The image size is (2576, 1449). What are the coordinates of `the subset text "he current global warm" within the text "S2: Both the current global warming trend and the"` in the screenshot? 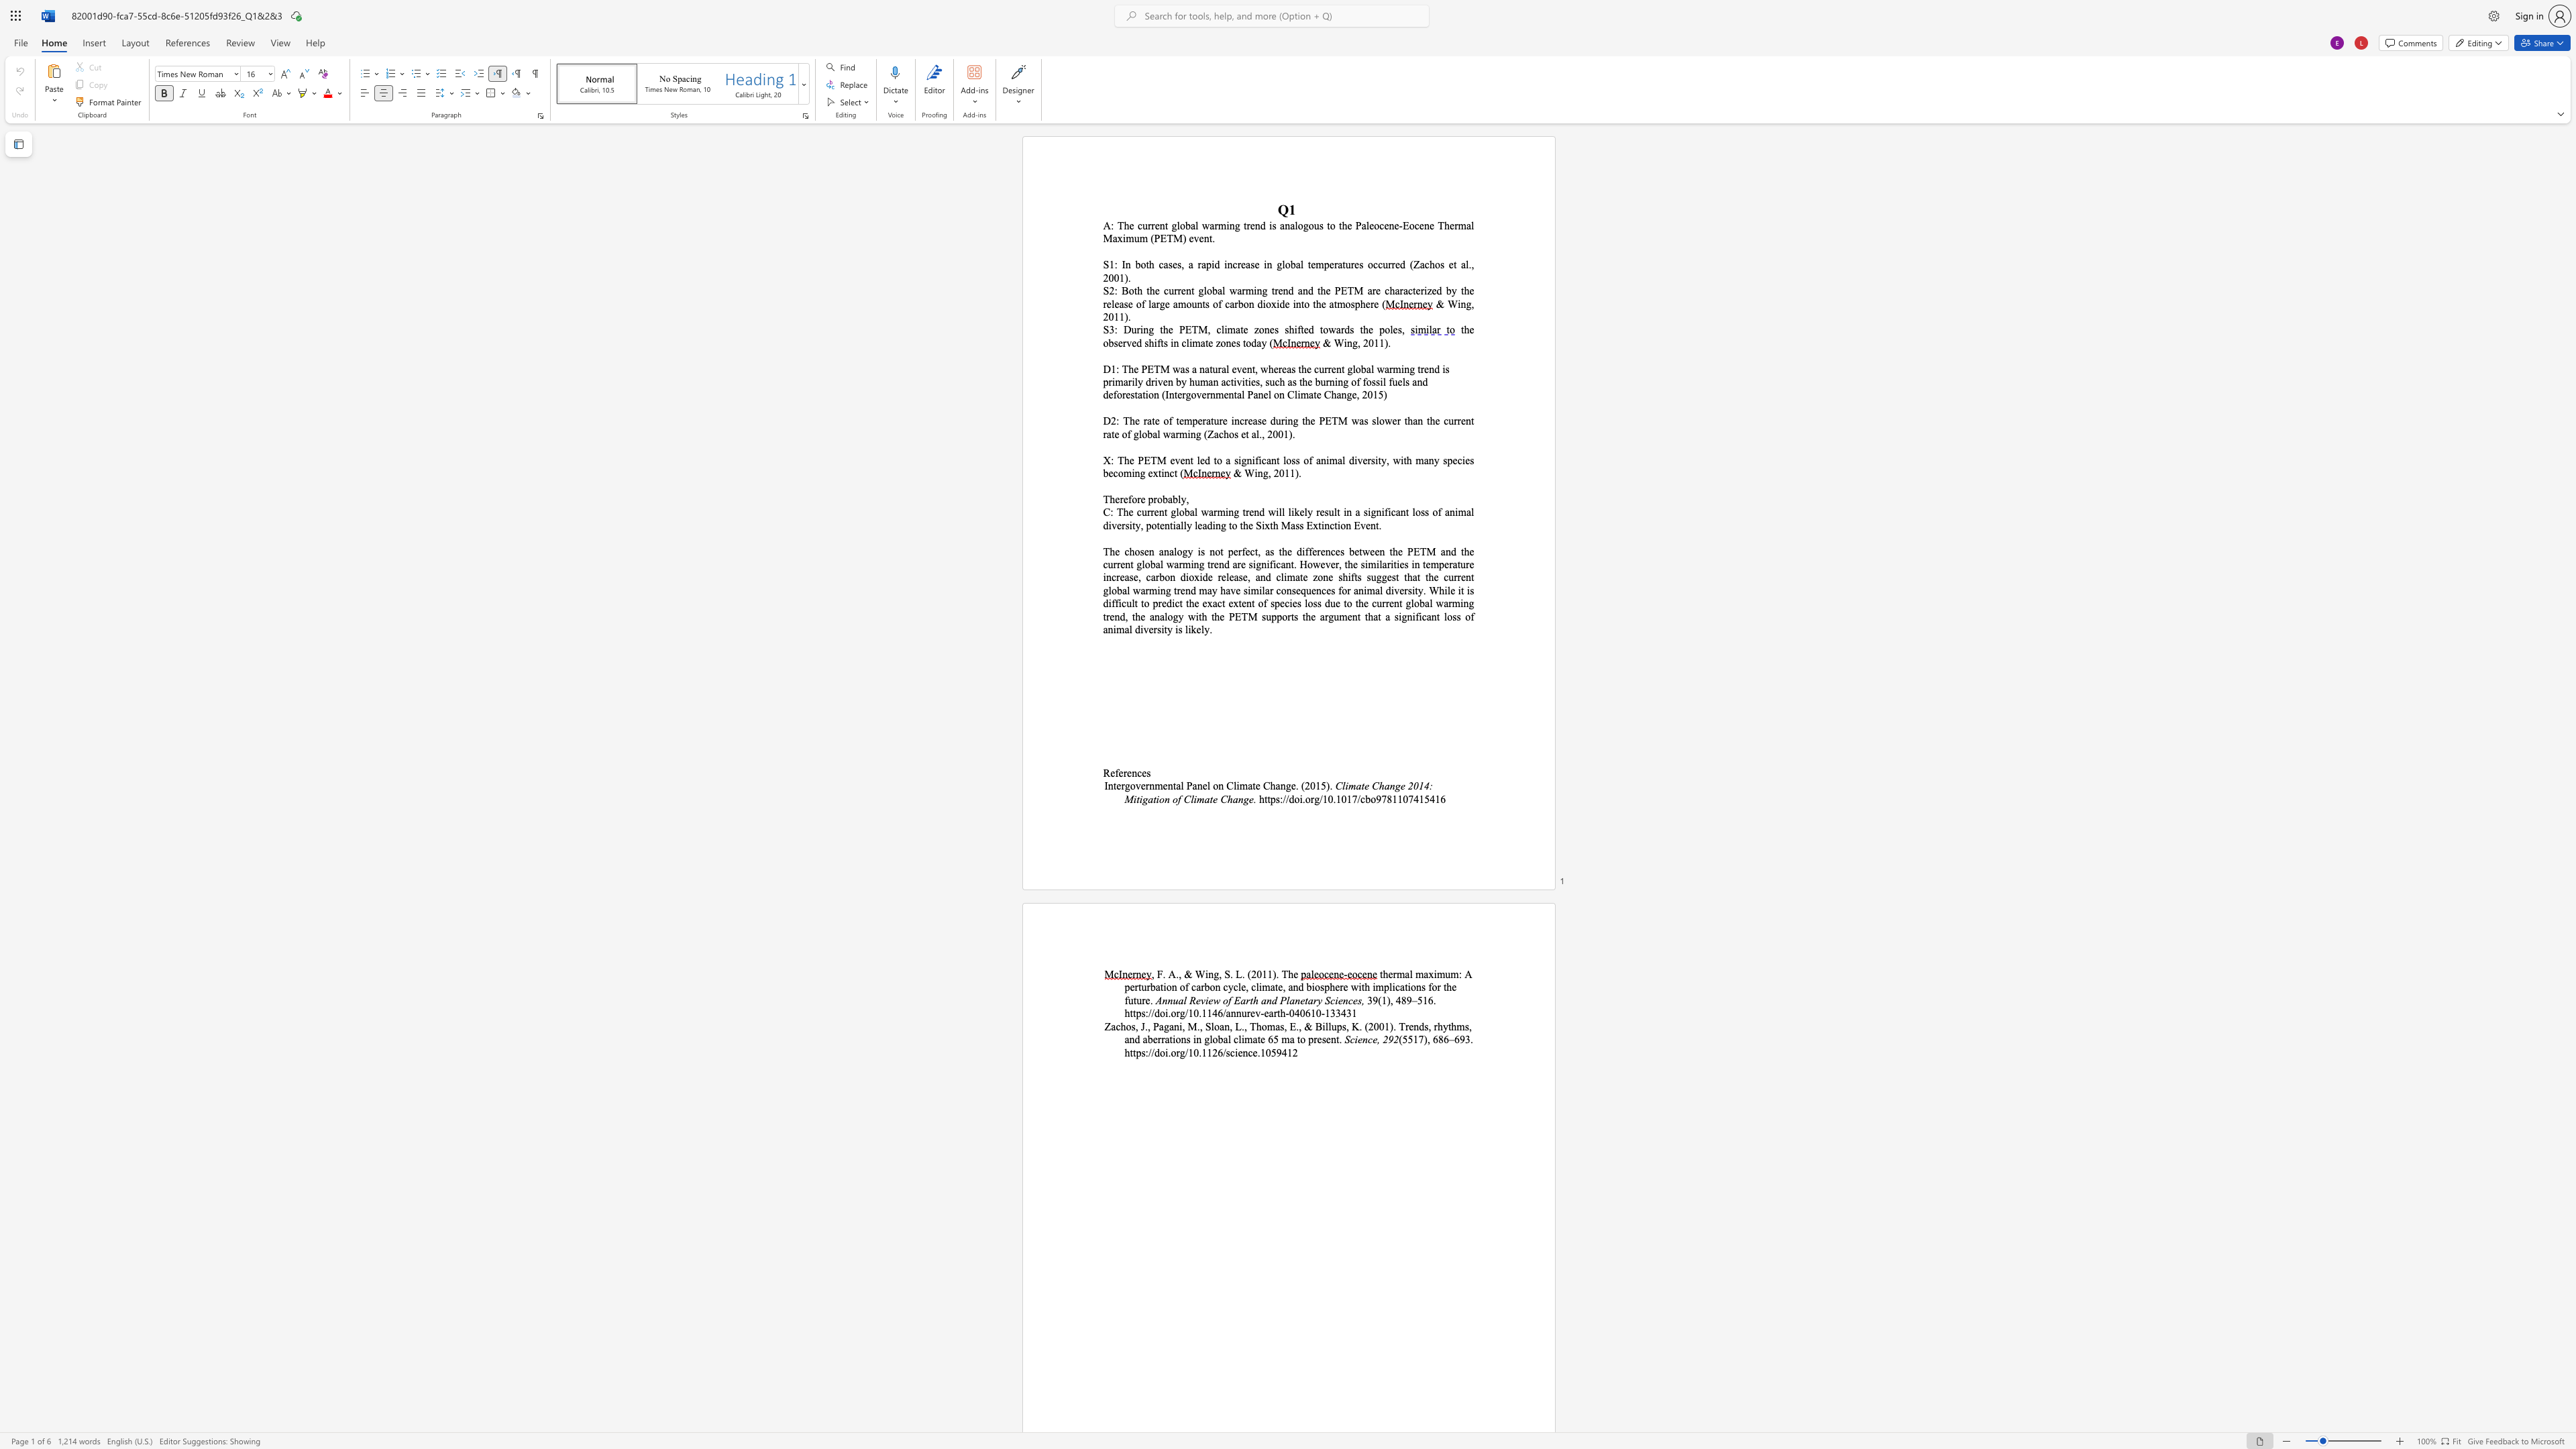 It's located at (1148, 290).